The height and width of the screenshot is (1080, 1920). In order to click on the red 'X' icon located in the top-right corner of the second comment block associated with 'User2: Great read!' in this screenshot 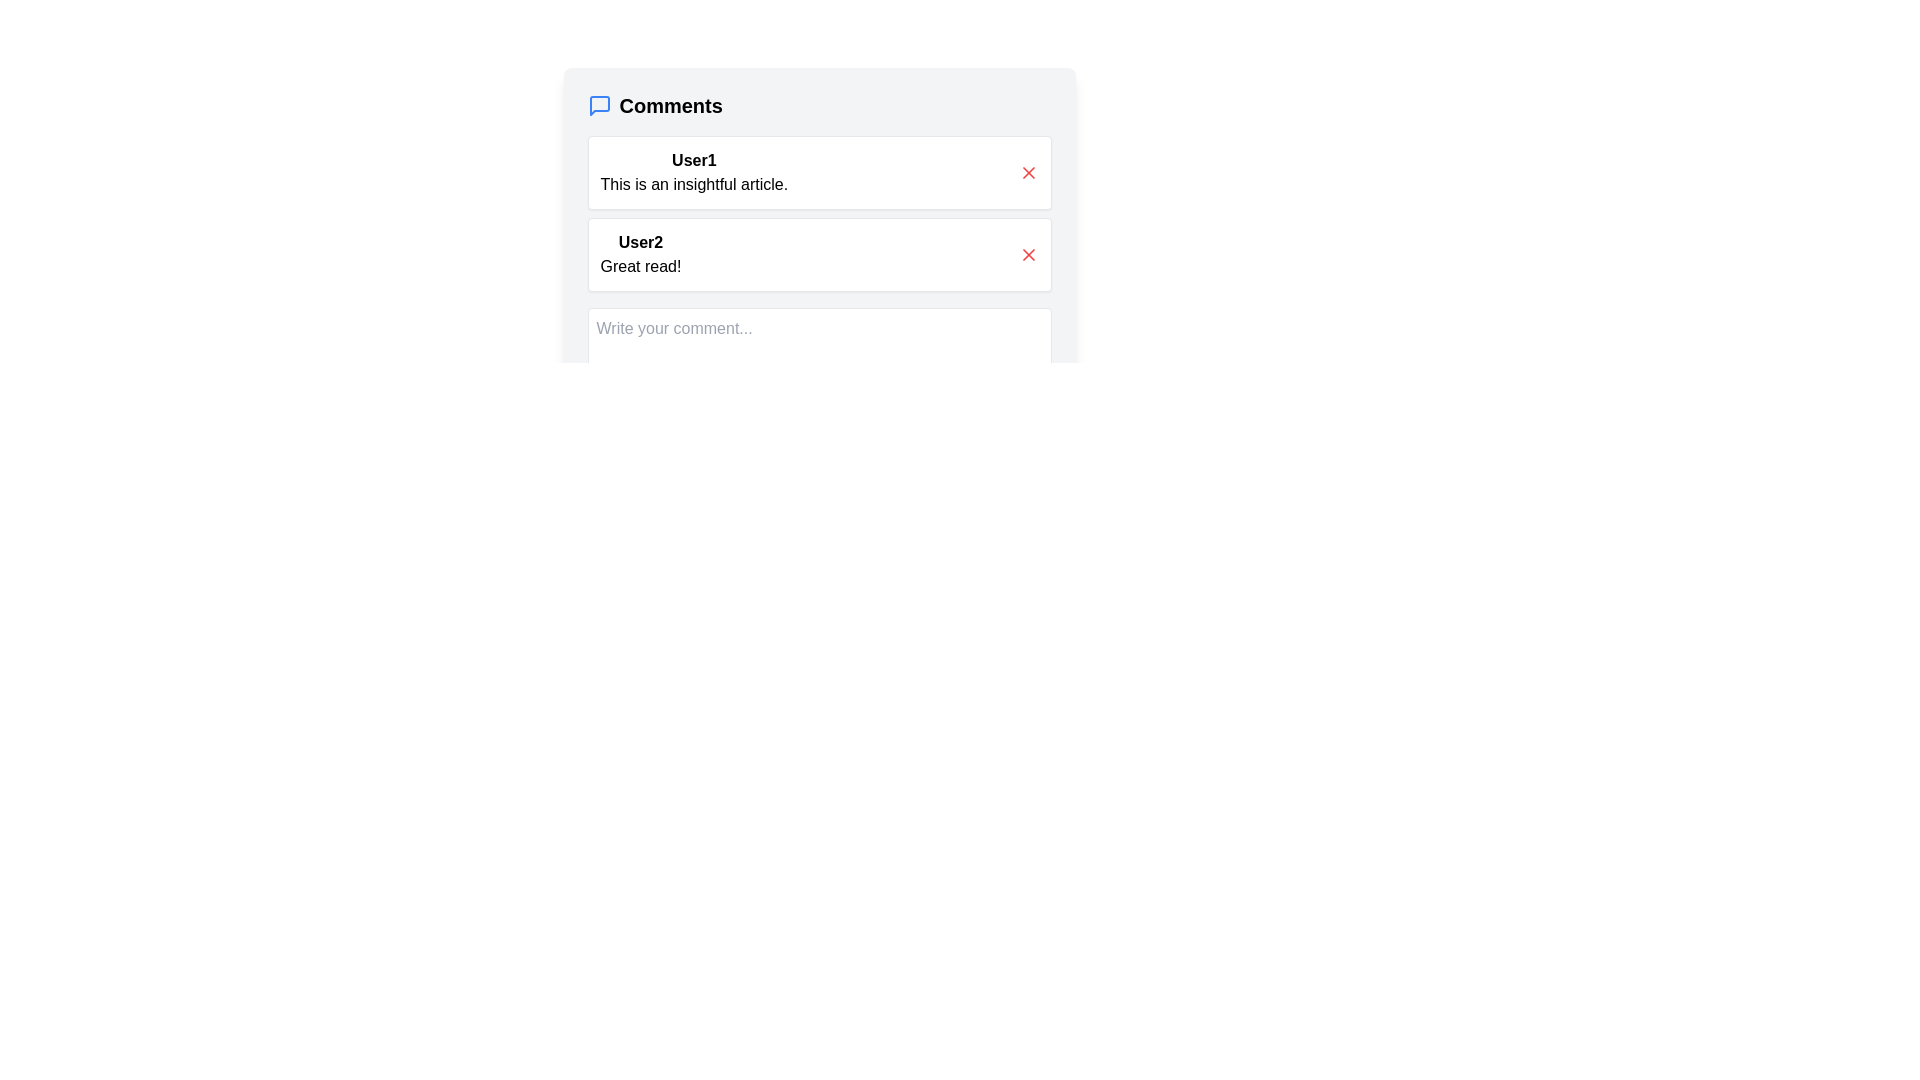, I will do `click(1028, 253)`.